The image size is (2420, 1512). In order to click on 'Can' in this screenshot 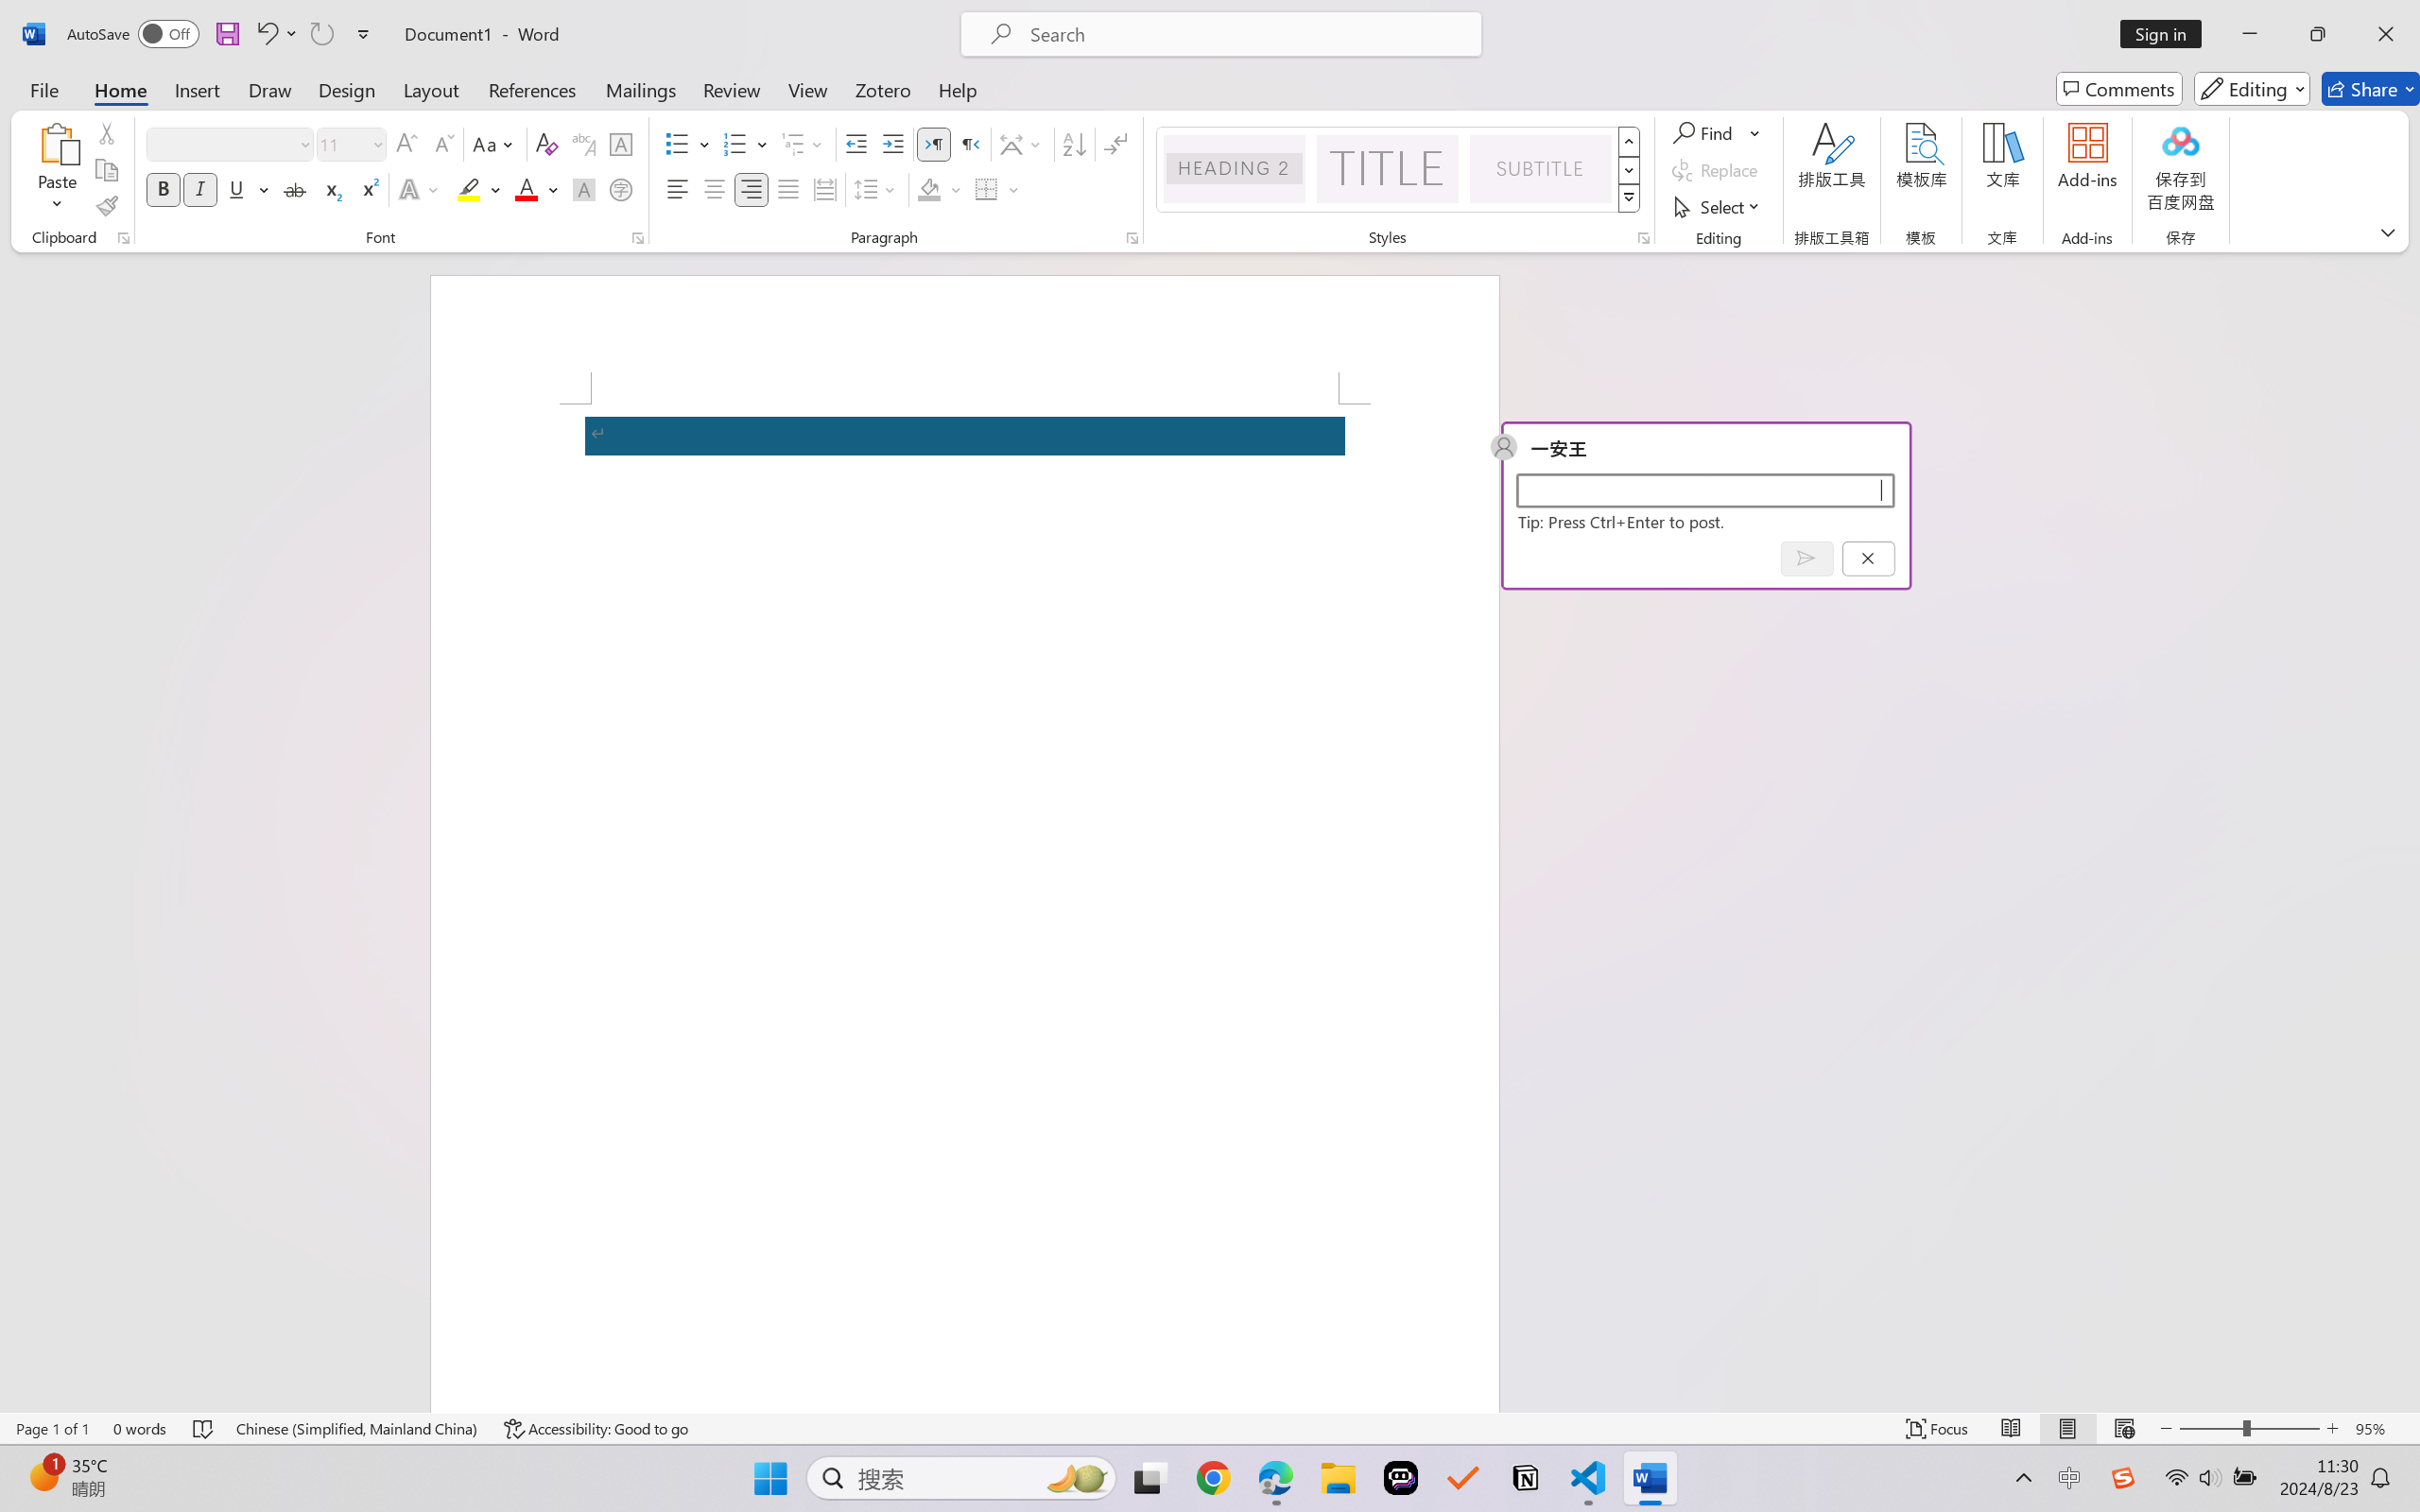, I will do `click(320, 33)`.